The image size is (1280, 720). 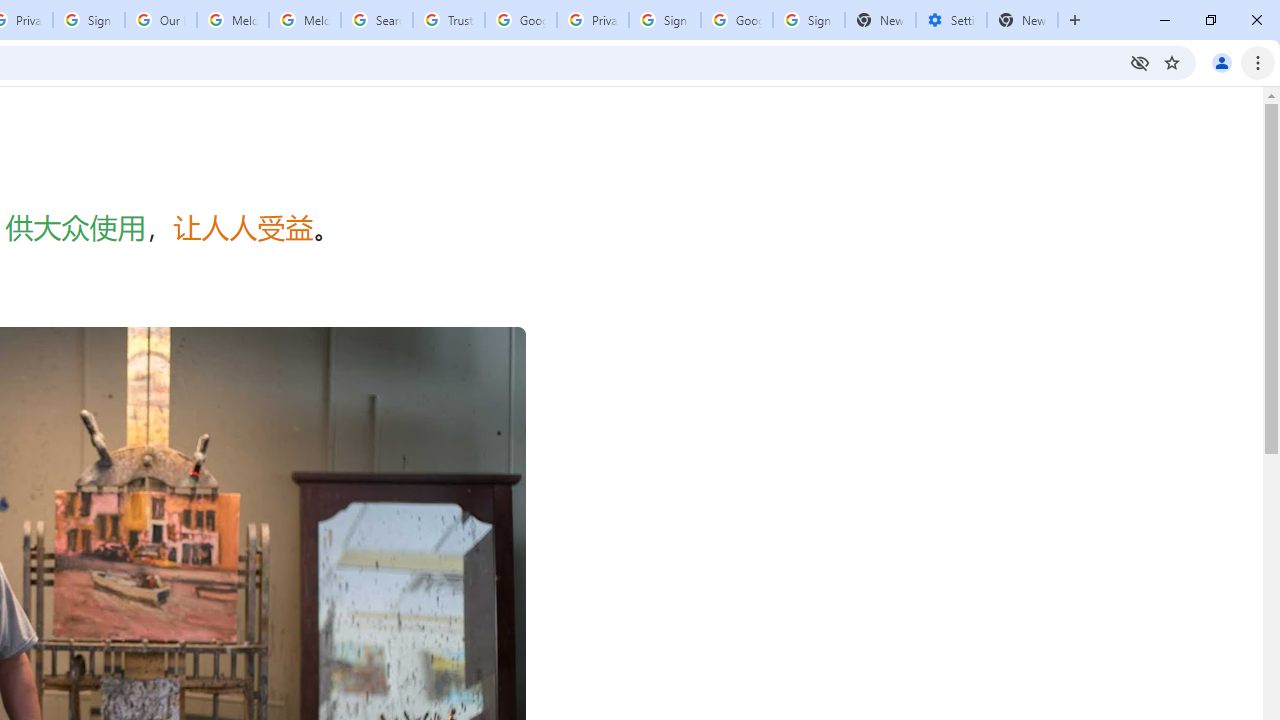 I want to click on 'Sign in - Google Accounts', so click(x=664, y=20).